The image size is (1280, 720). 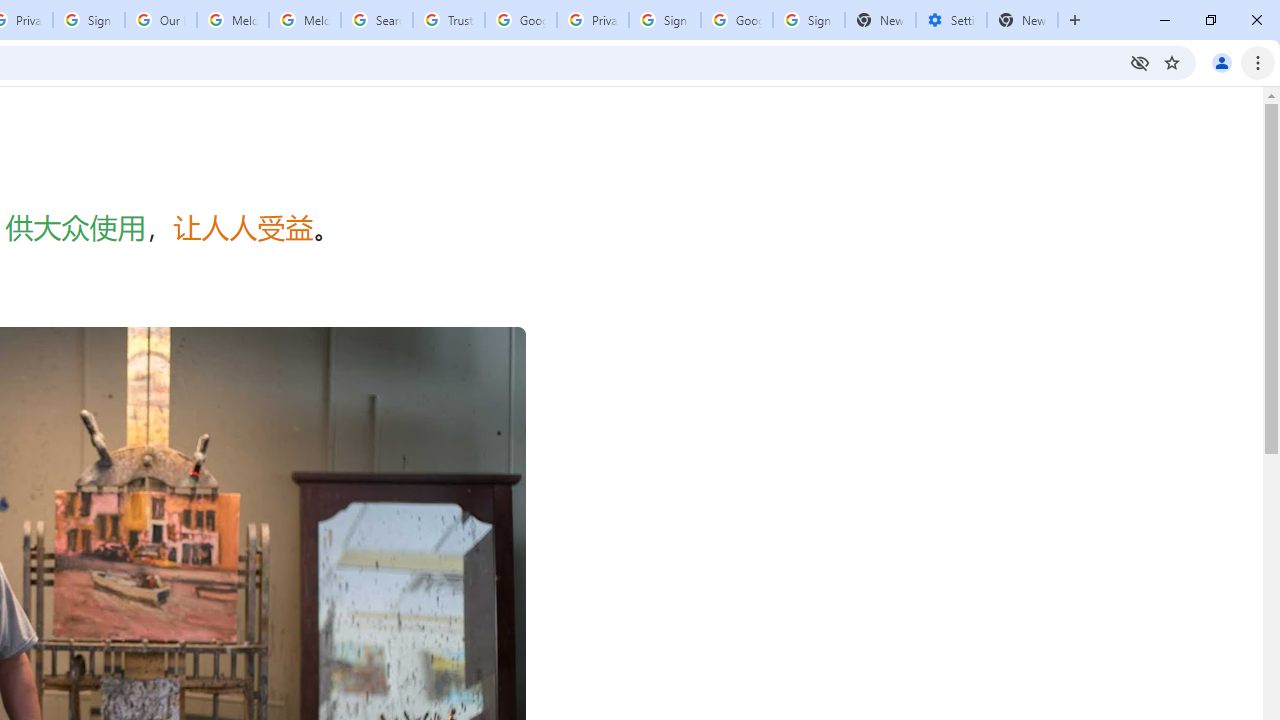 I want to click on 'Sign in - Google Accounts', so click(x=664, y=20).